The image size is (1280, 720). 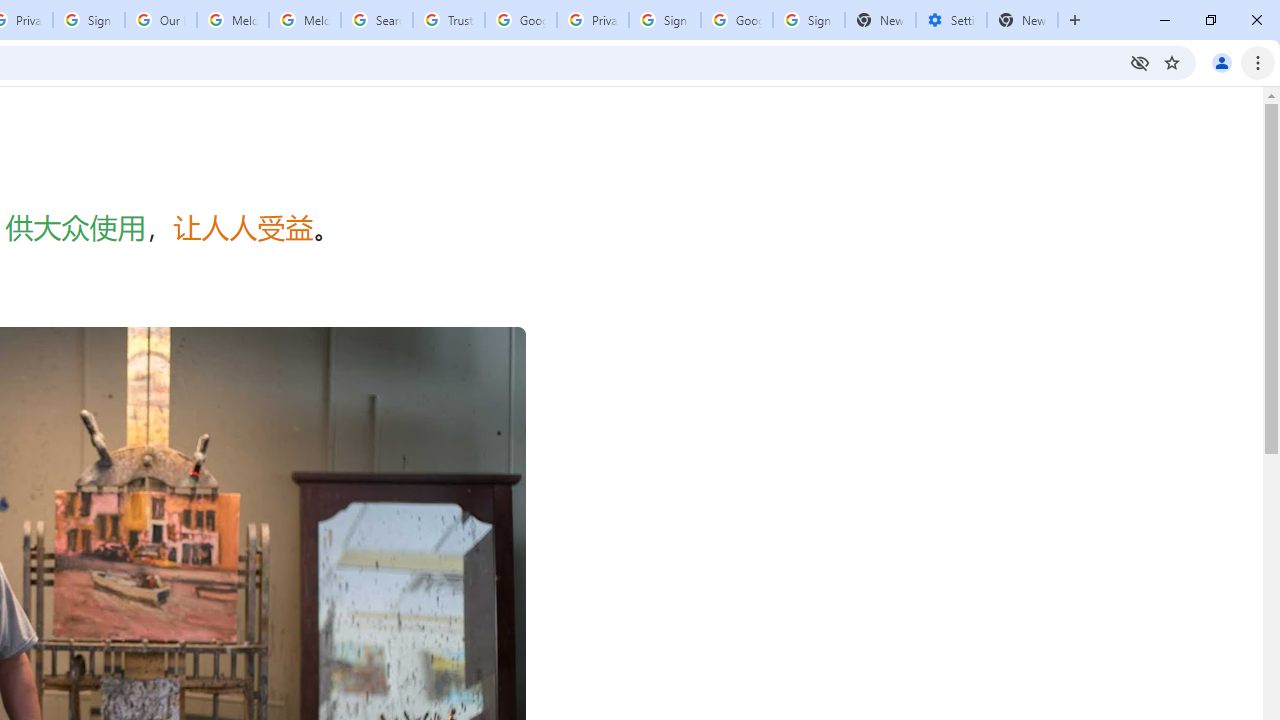 I want to click on 'Sign in - Google Accounts', so click(x=664, y=20).